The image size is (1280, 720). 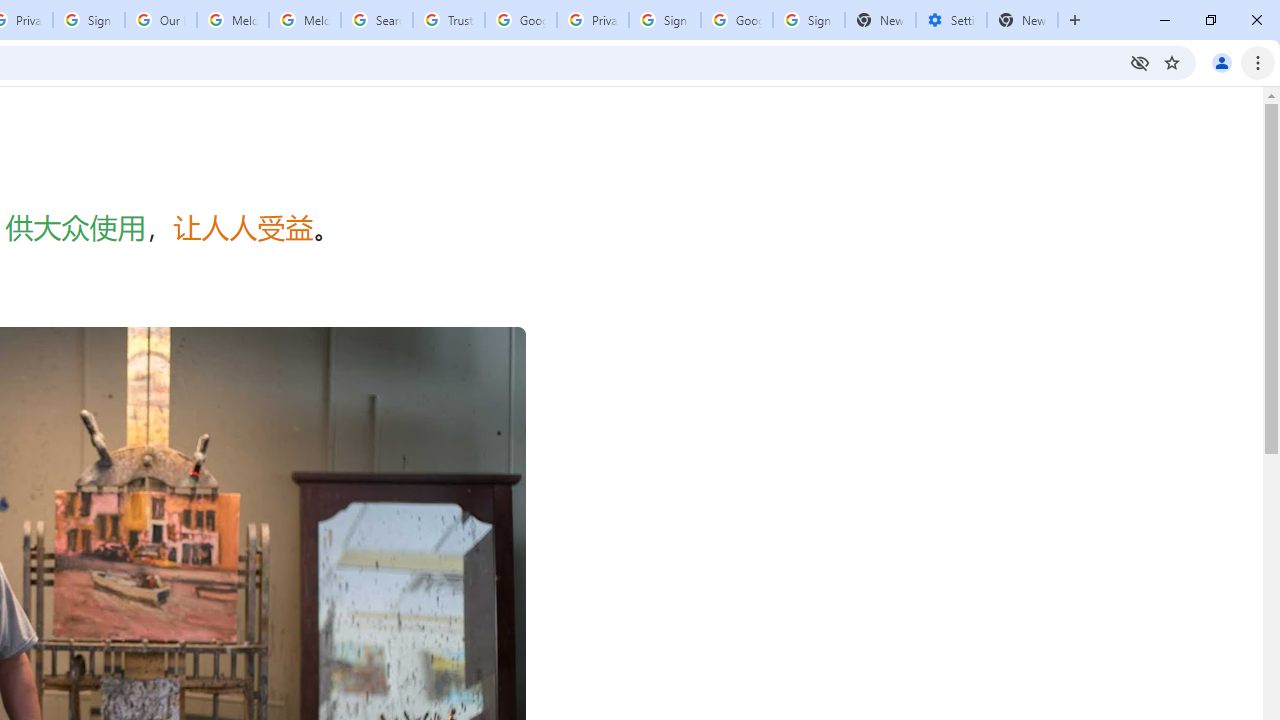 I want to click on 'Sign in - Google Accounts', so click(x=664, y=20).